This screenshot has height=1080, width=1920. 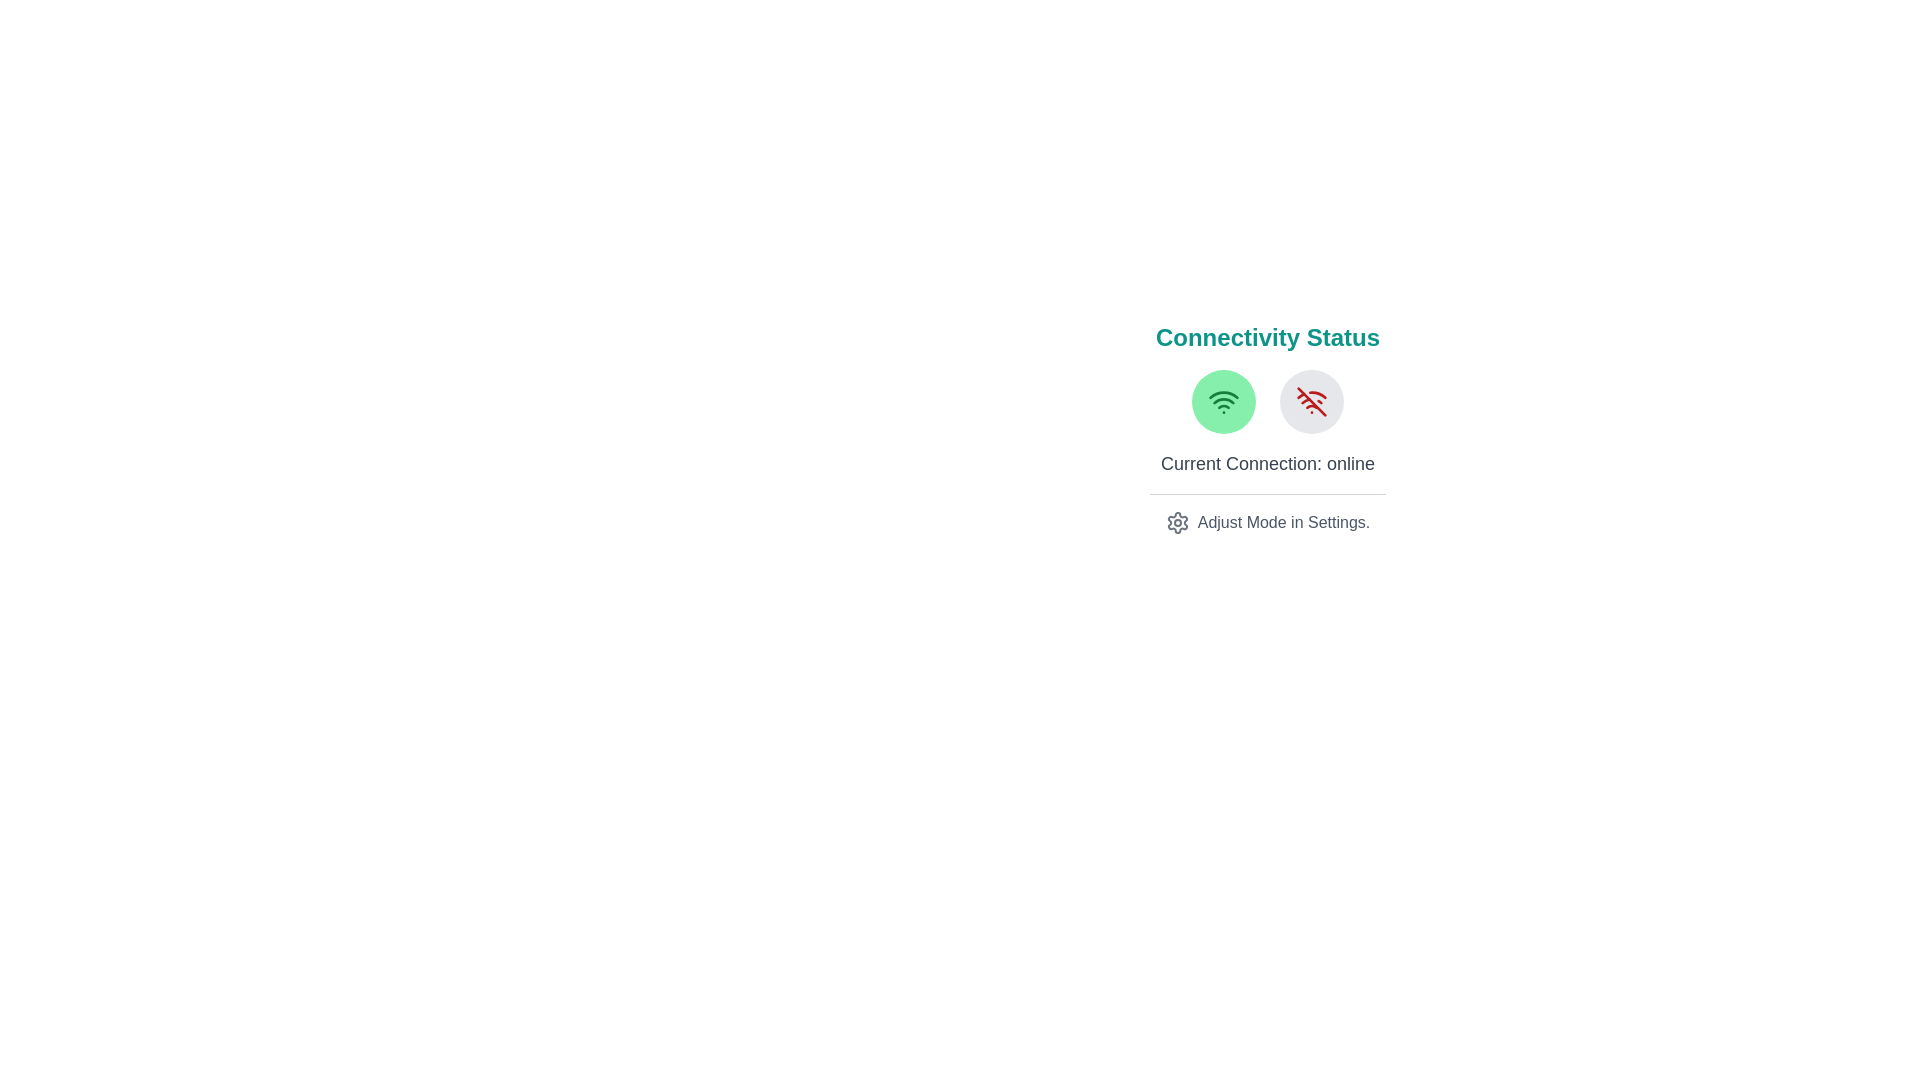 What do you see at coordinates (1223, 401) in the screenshot?
I see `the 'Online' button to toggle the connectivity state` at bounding box center [1223, 401].